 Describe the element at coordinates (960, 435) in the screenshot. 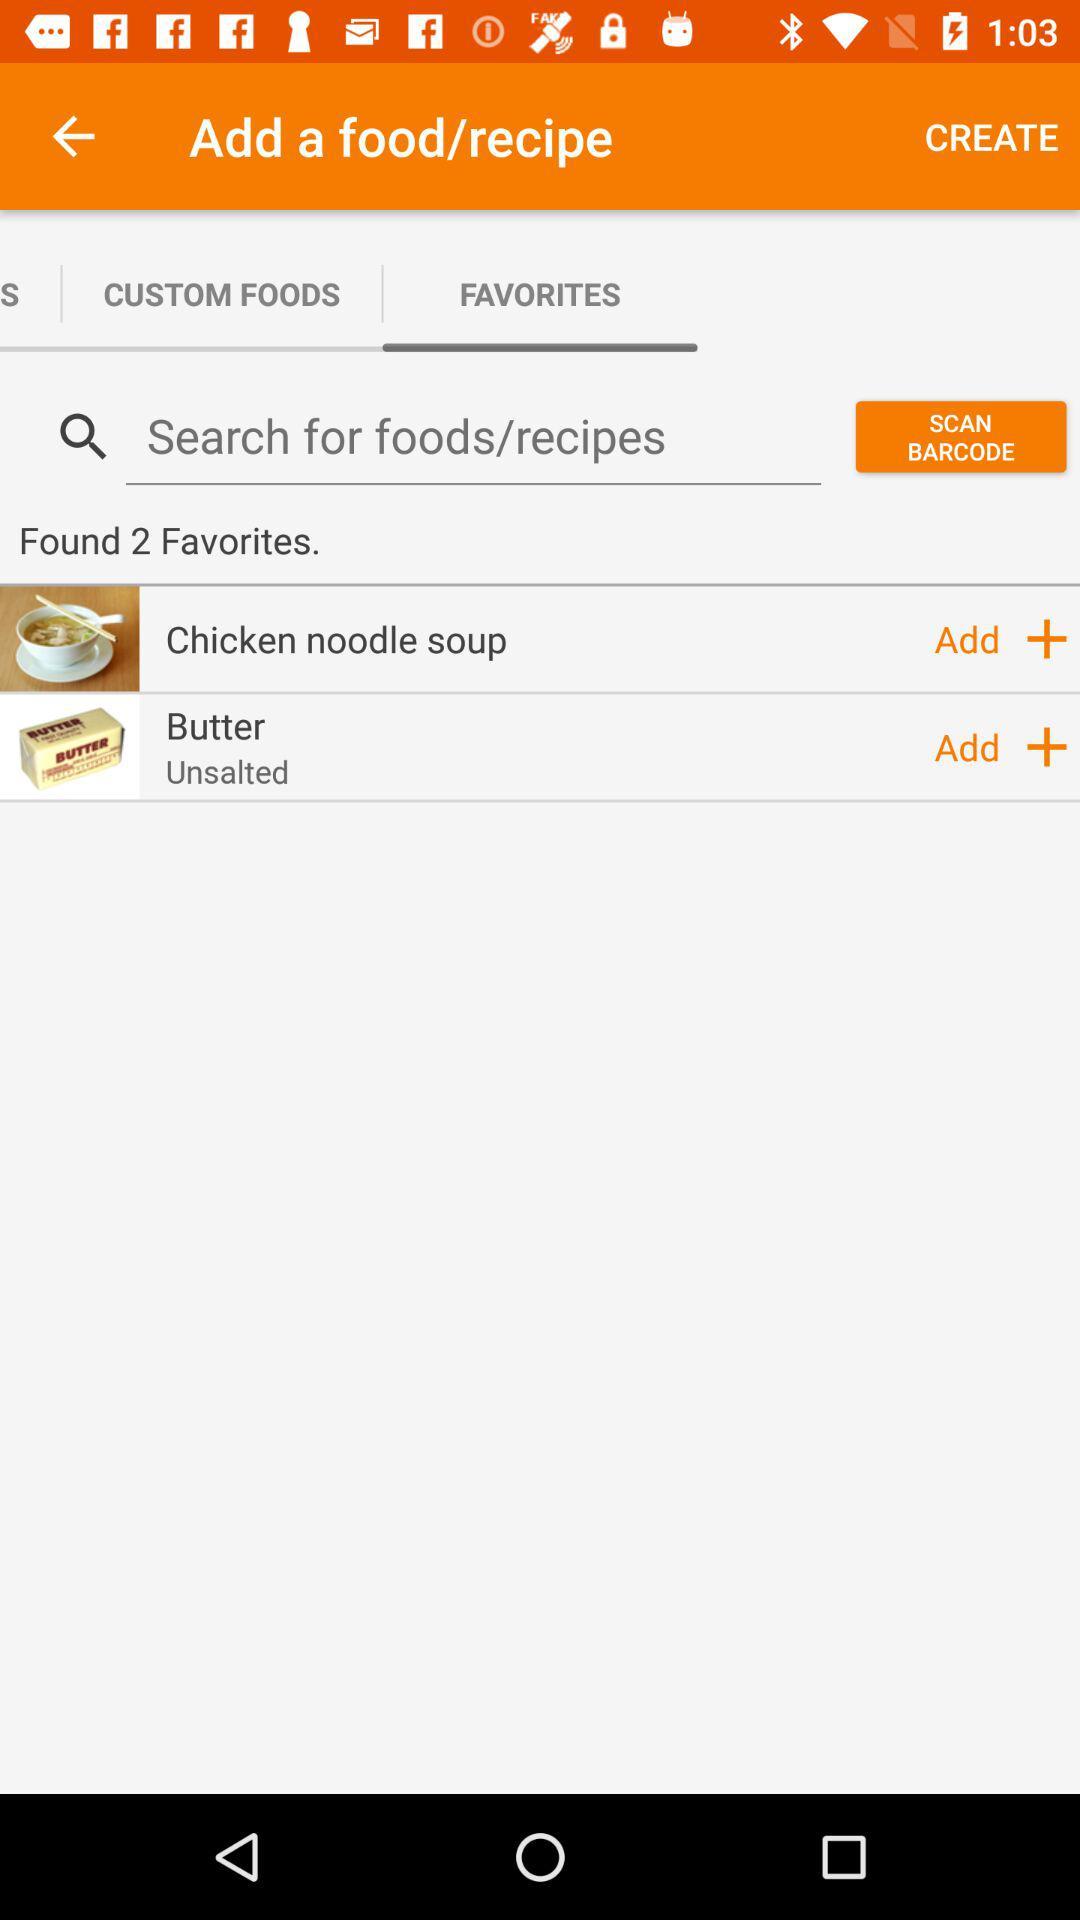

I see `icon below the create item` at that location.